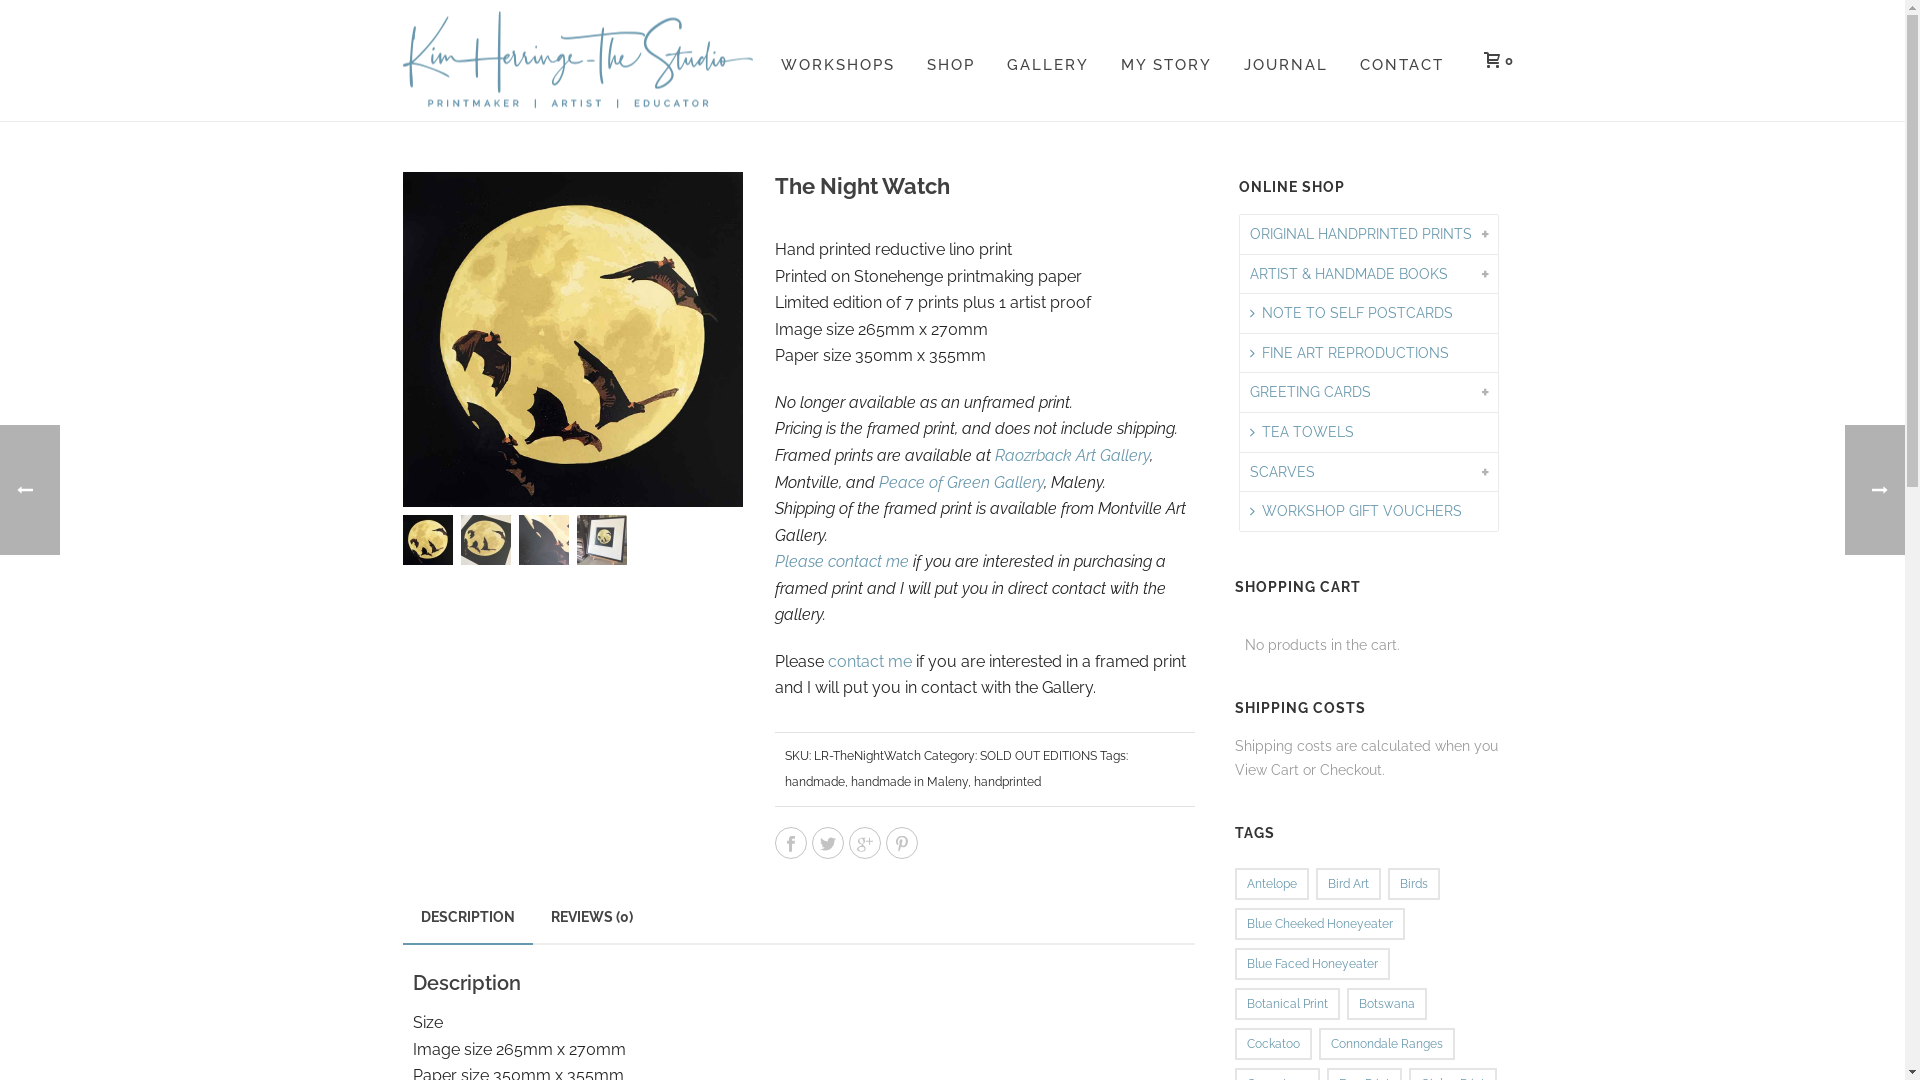 Image resolution: width=1920 pixels, height=1080 pixels. I want to click on 'SOLD OUT EDITIONS', so click(979, 756).